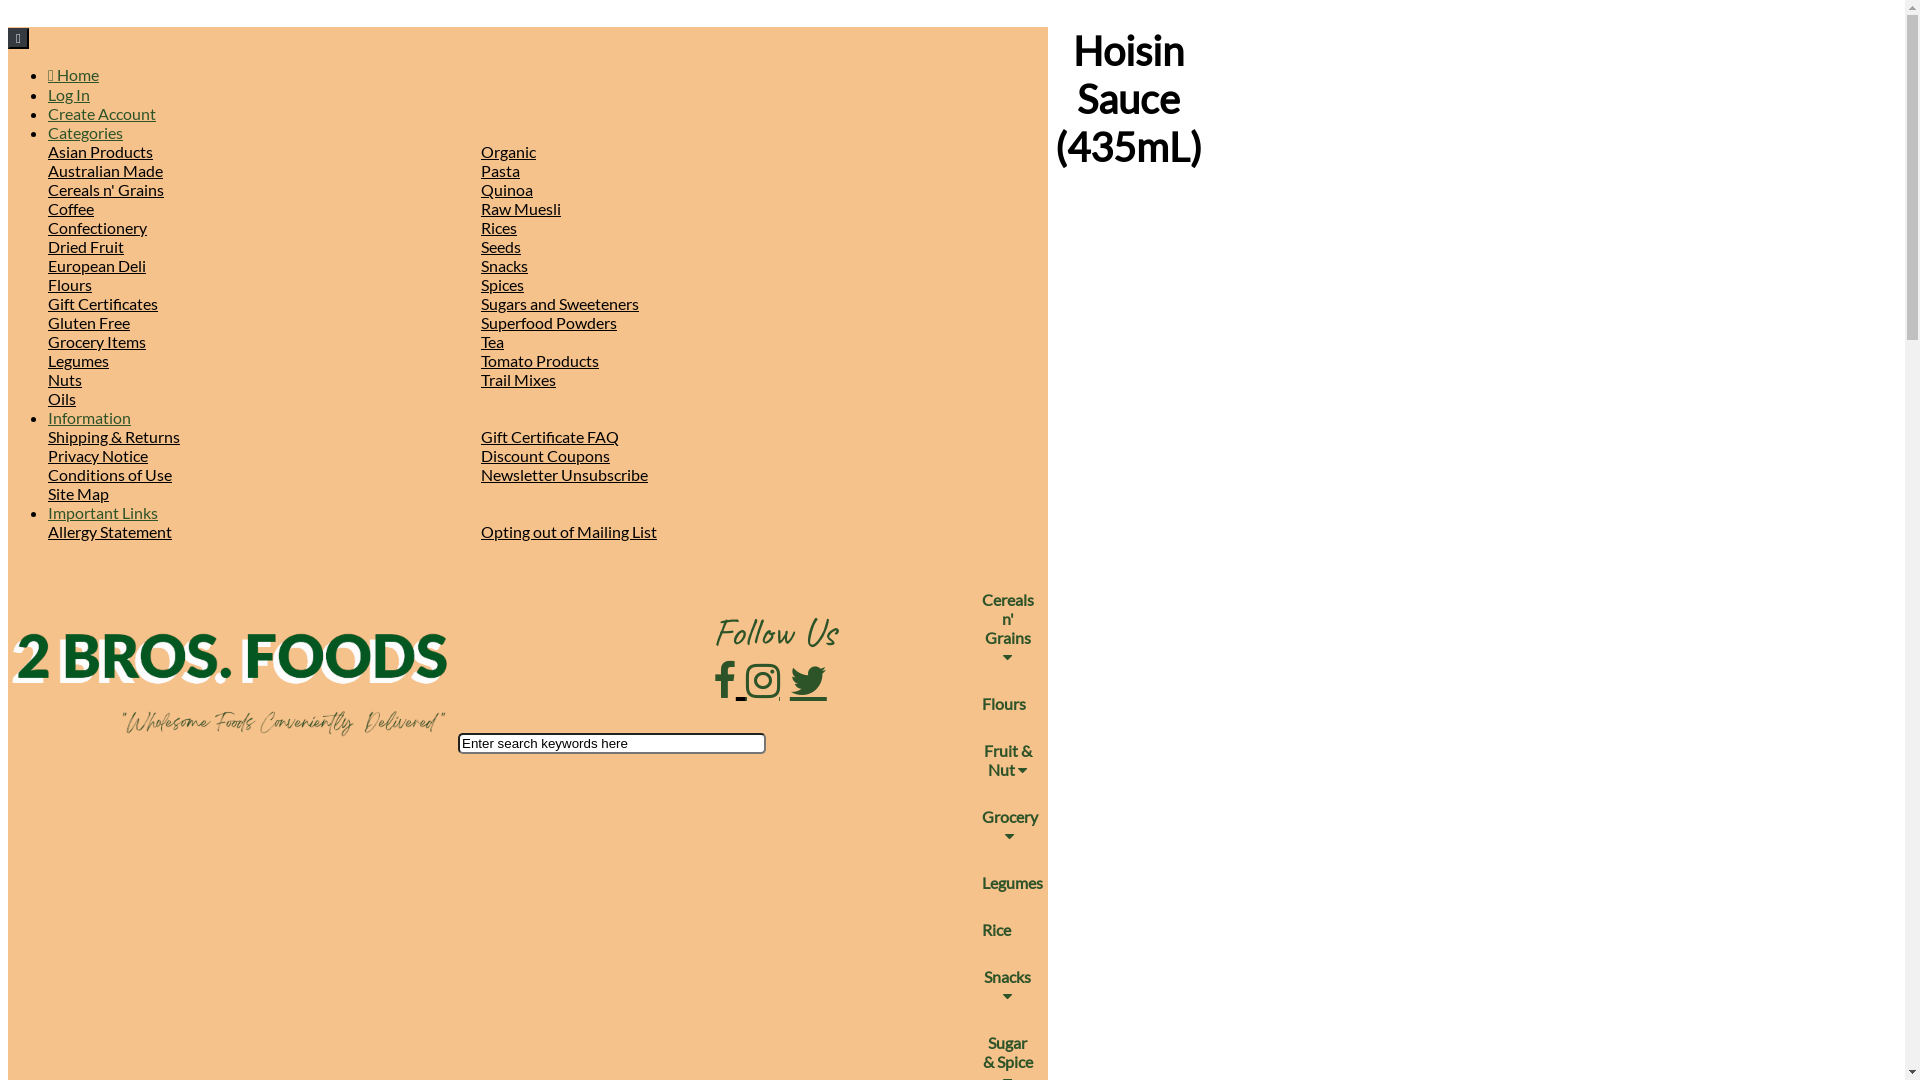  What do you see at coordinates (548, 321) in the screenshot?
I see `'Superfood Powders'` at bounding box center [548, 321].